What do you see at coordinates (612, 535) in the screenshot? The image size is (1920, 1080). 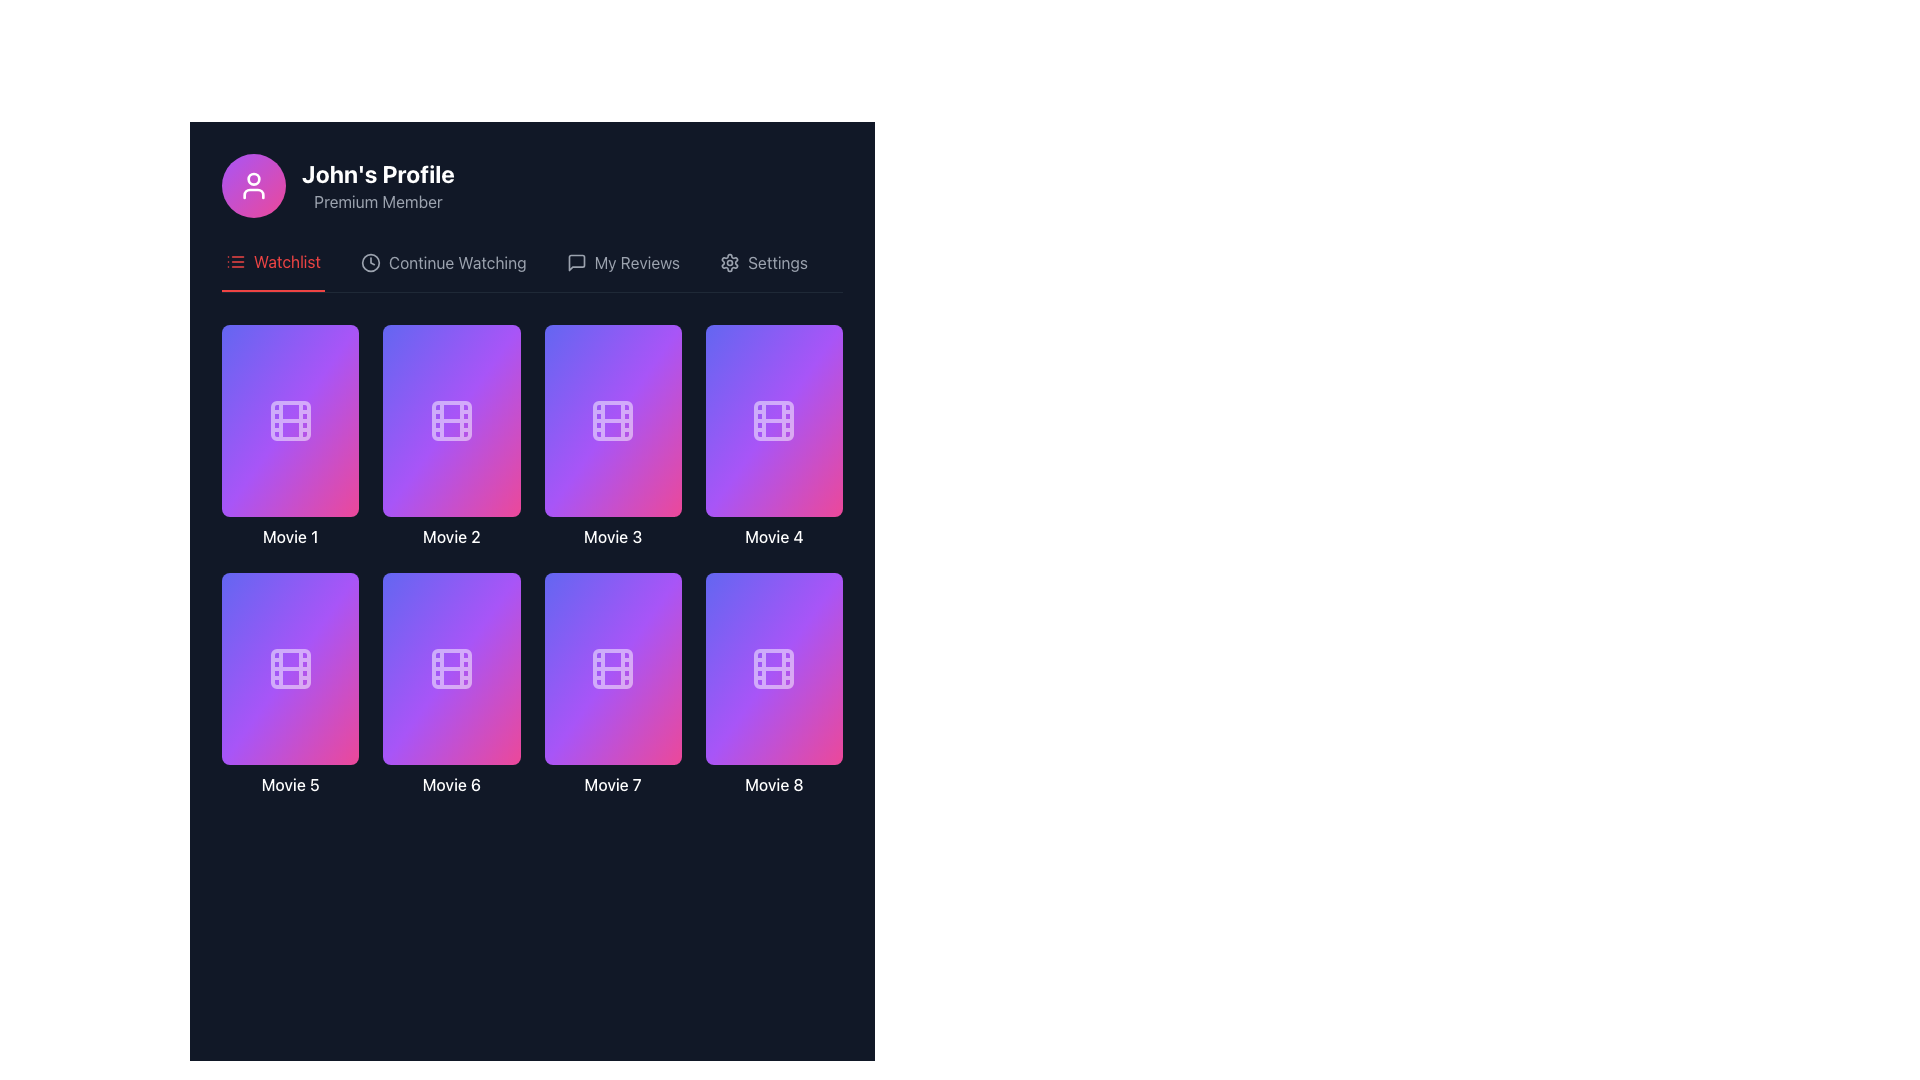 I see `the text label reading 'Movie 3' which is located below the central visual of the card in the second row, first column of a movie grid layout` at bounding box center [612, 535].